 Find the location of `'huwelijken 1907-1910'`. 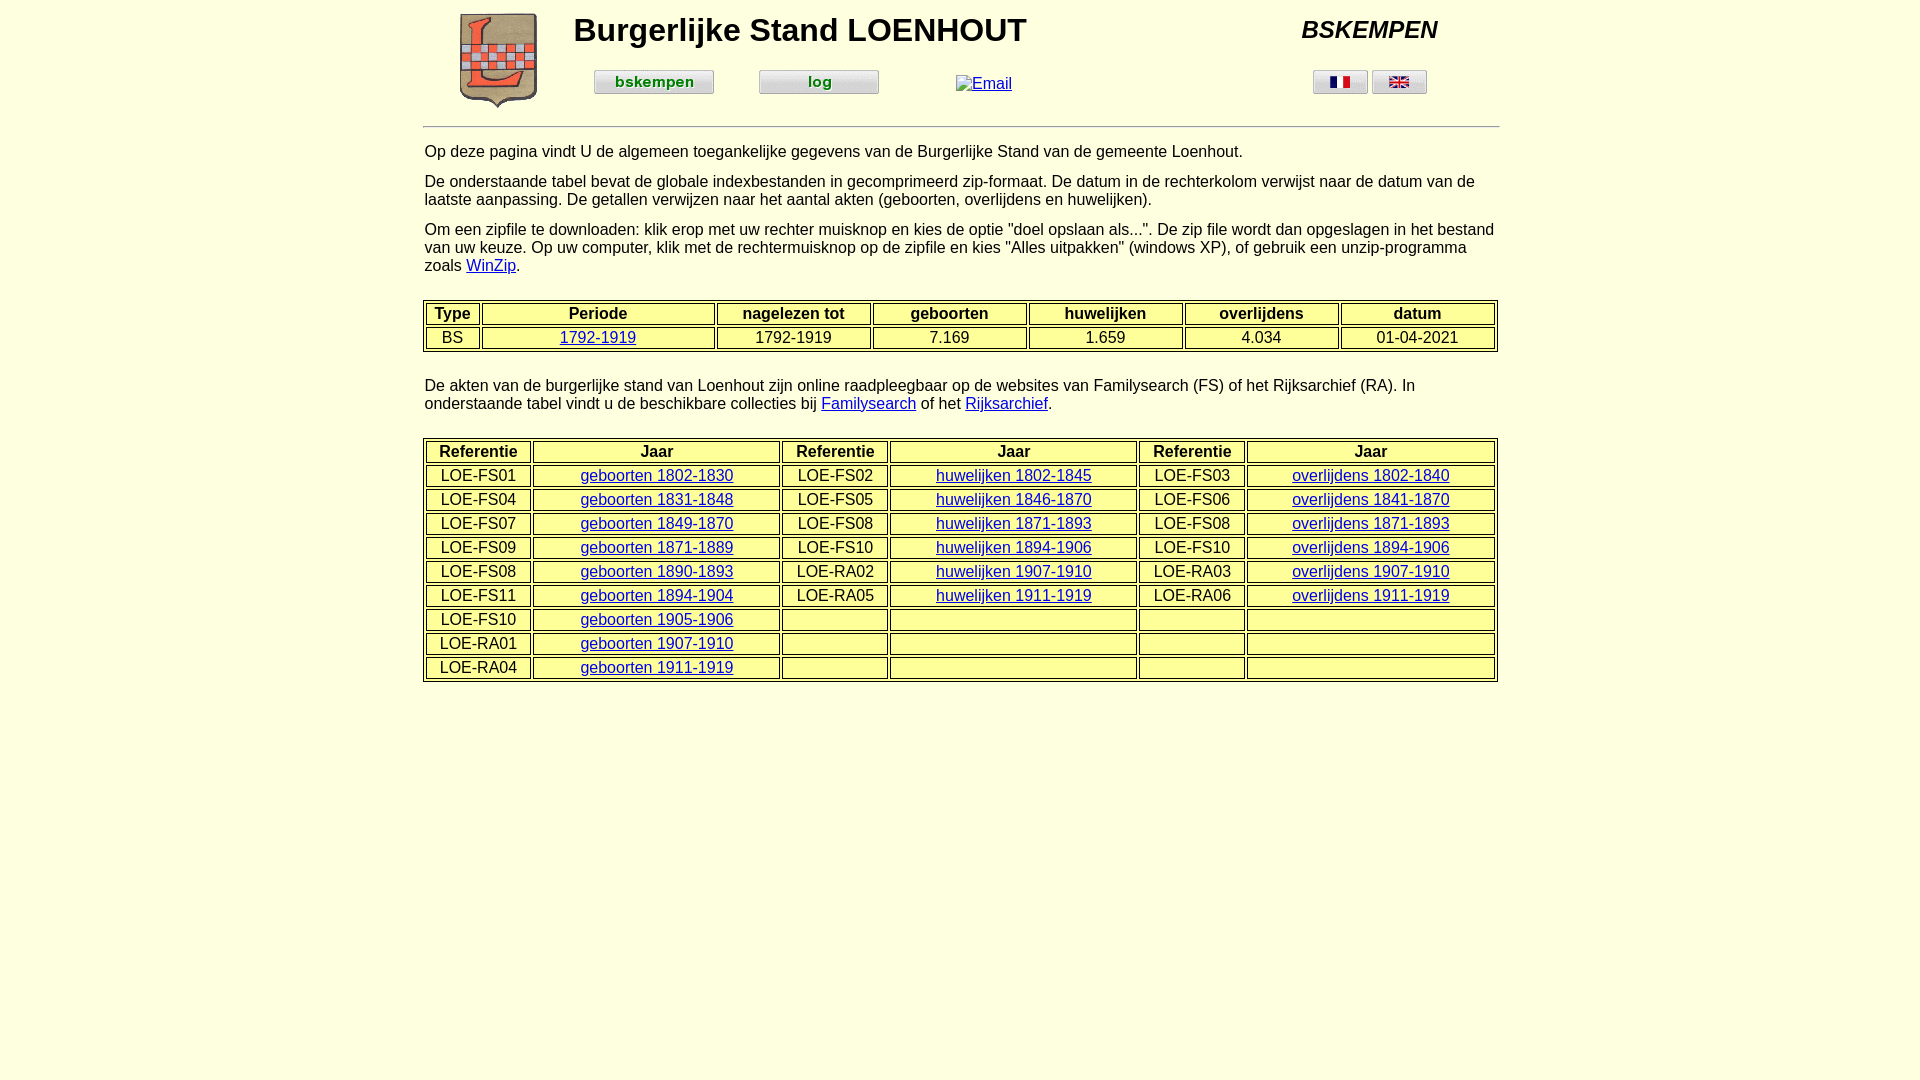

'huwelijken 1907-1910' is located at coordinates (1013, 571).